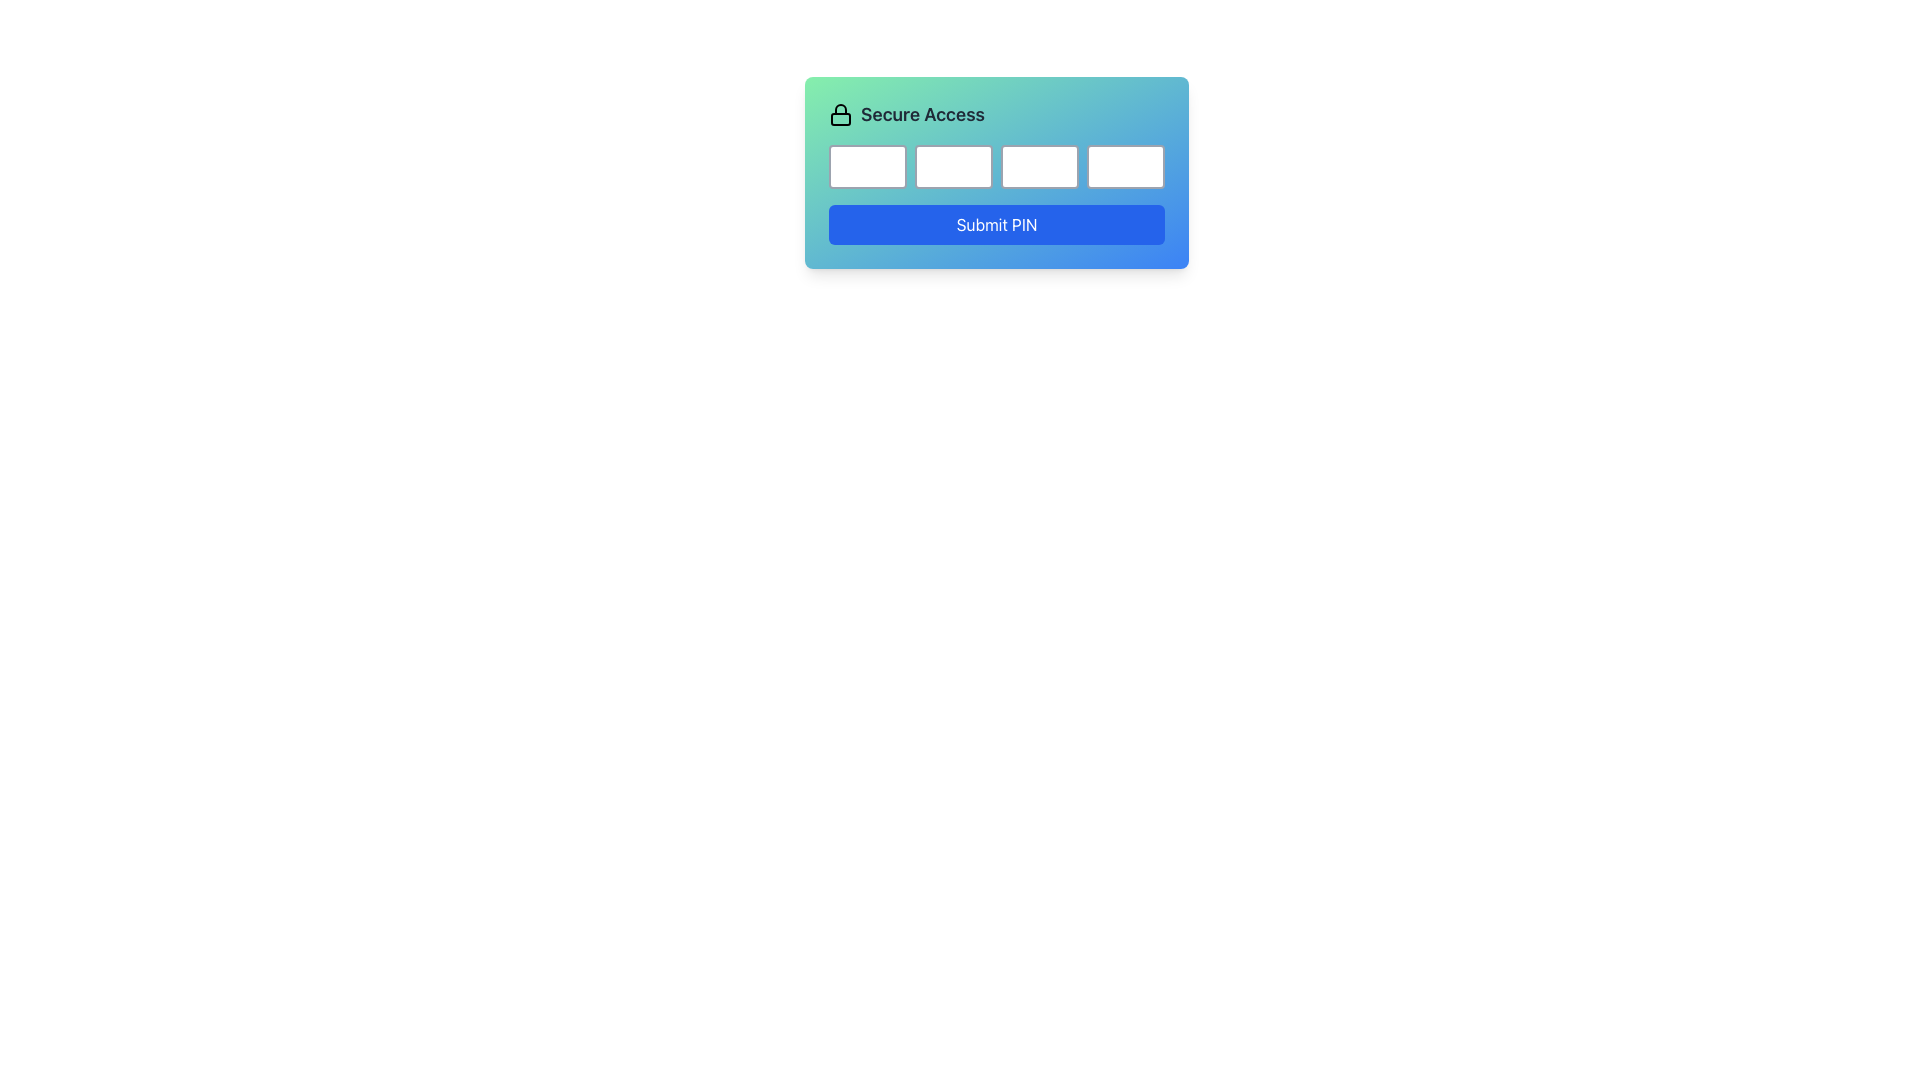  What do you see at coordinates (1126, 165) in the screenshot?
I see `the fourth password input field with a gray border in the security prompt interface to focus on it` at bounding box center [1126, 165].